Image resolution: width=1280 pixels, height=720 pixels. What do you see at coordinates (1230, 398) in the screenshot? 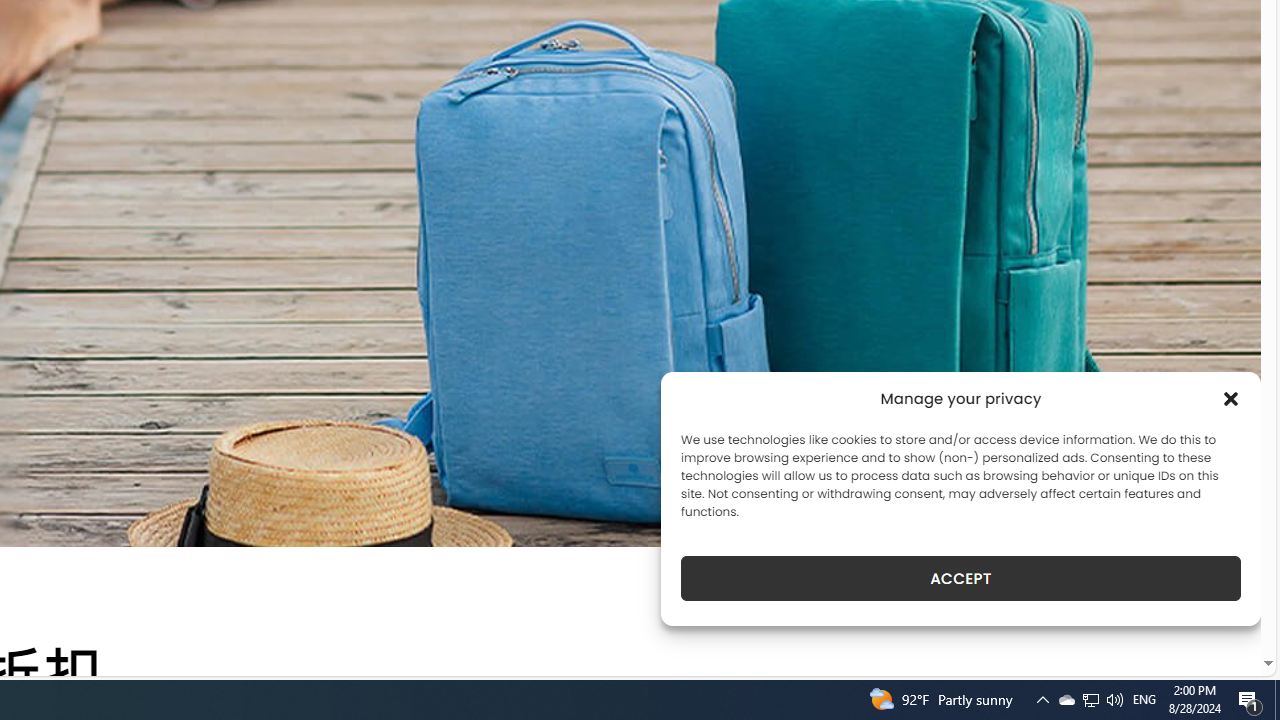
I see `'Class: cmplz-close'` at bounding box center [1230, 398].